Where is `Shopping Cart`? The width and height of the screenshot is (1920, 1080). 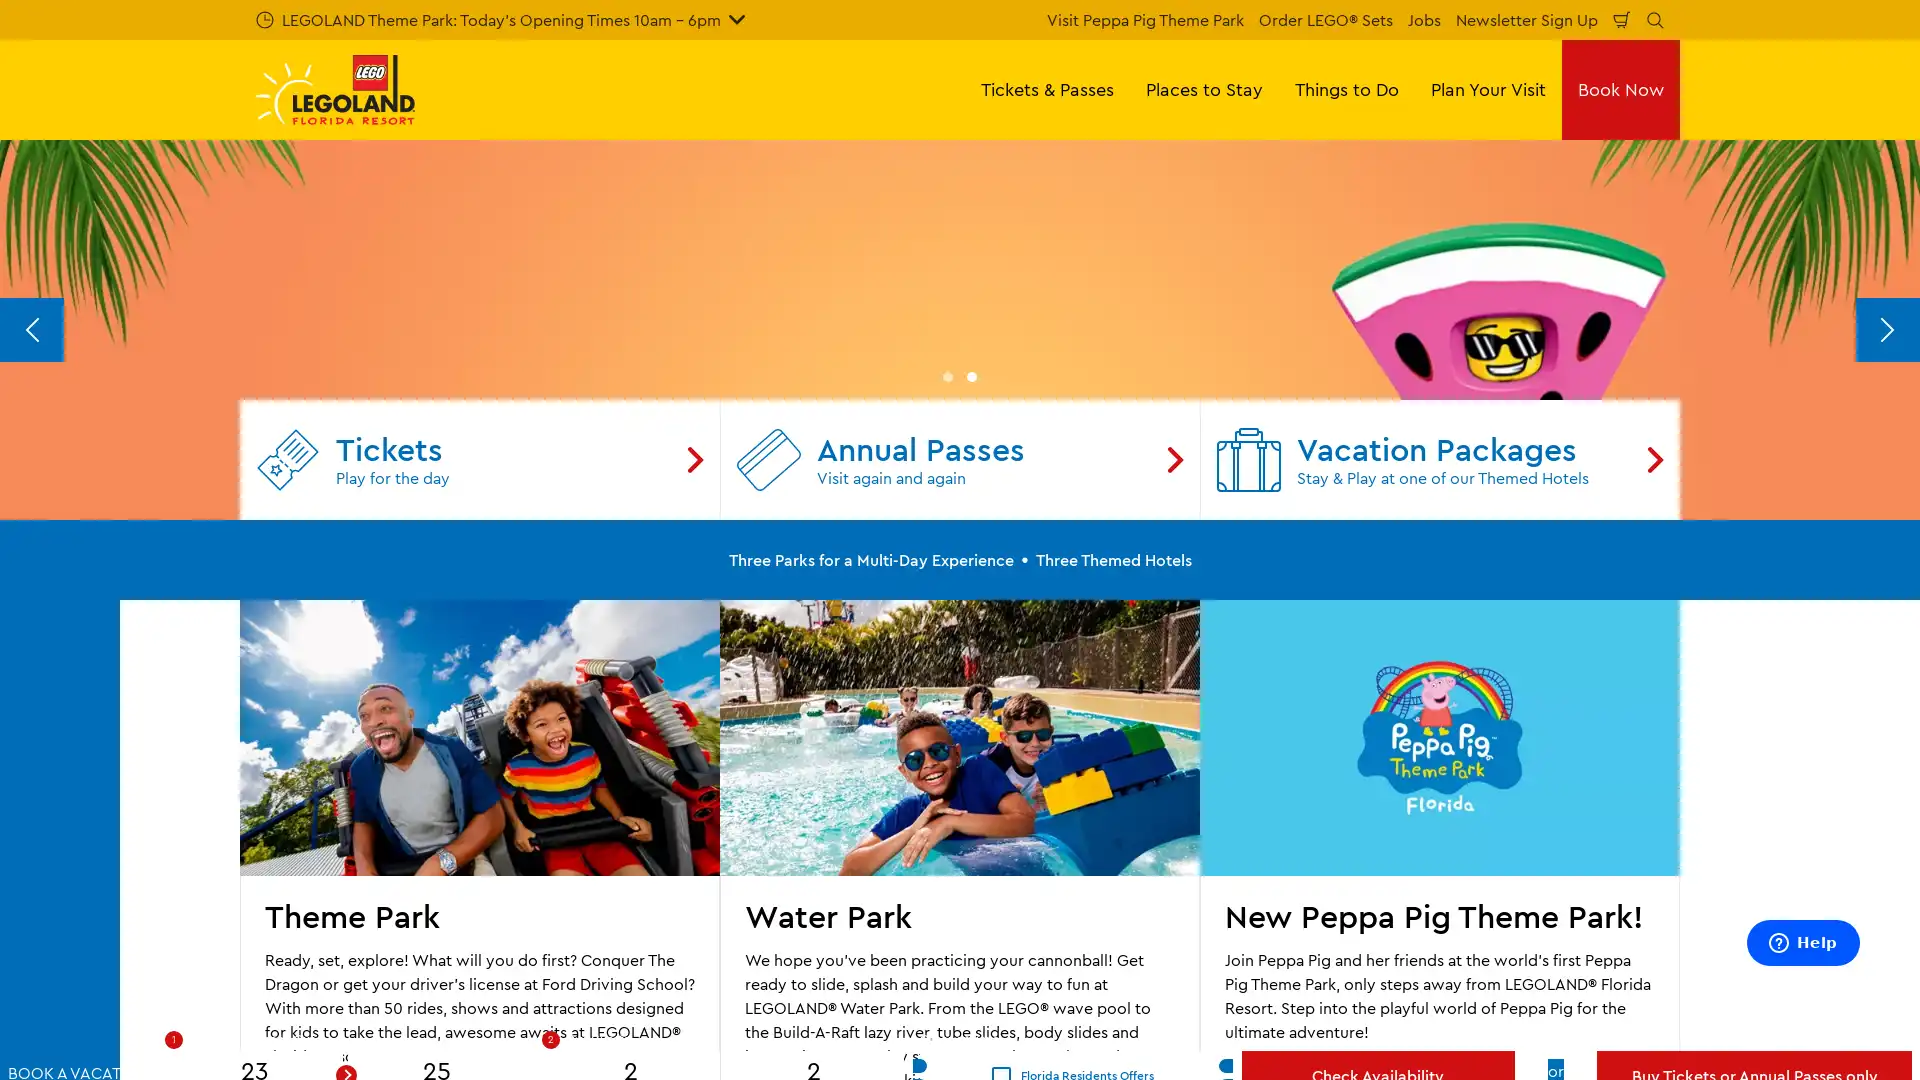 Shopping Cart is located at coordinates (1622, 19).